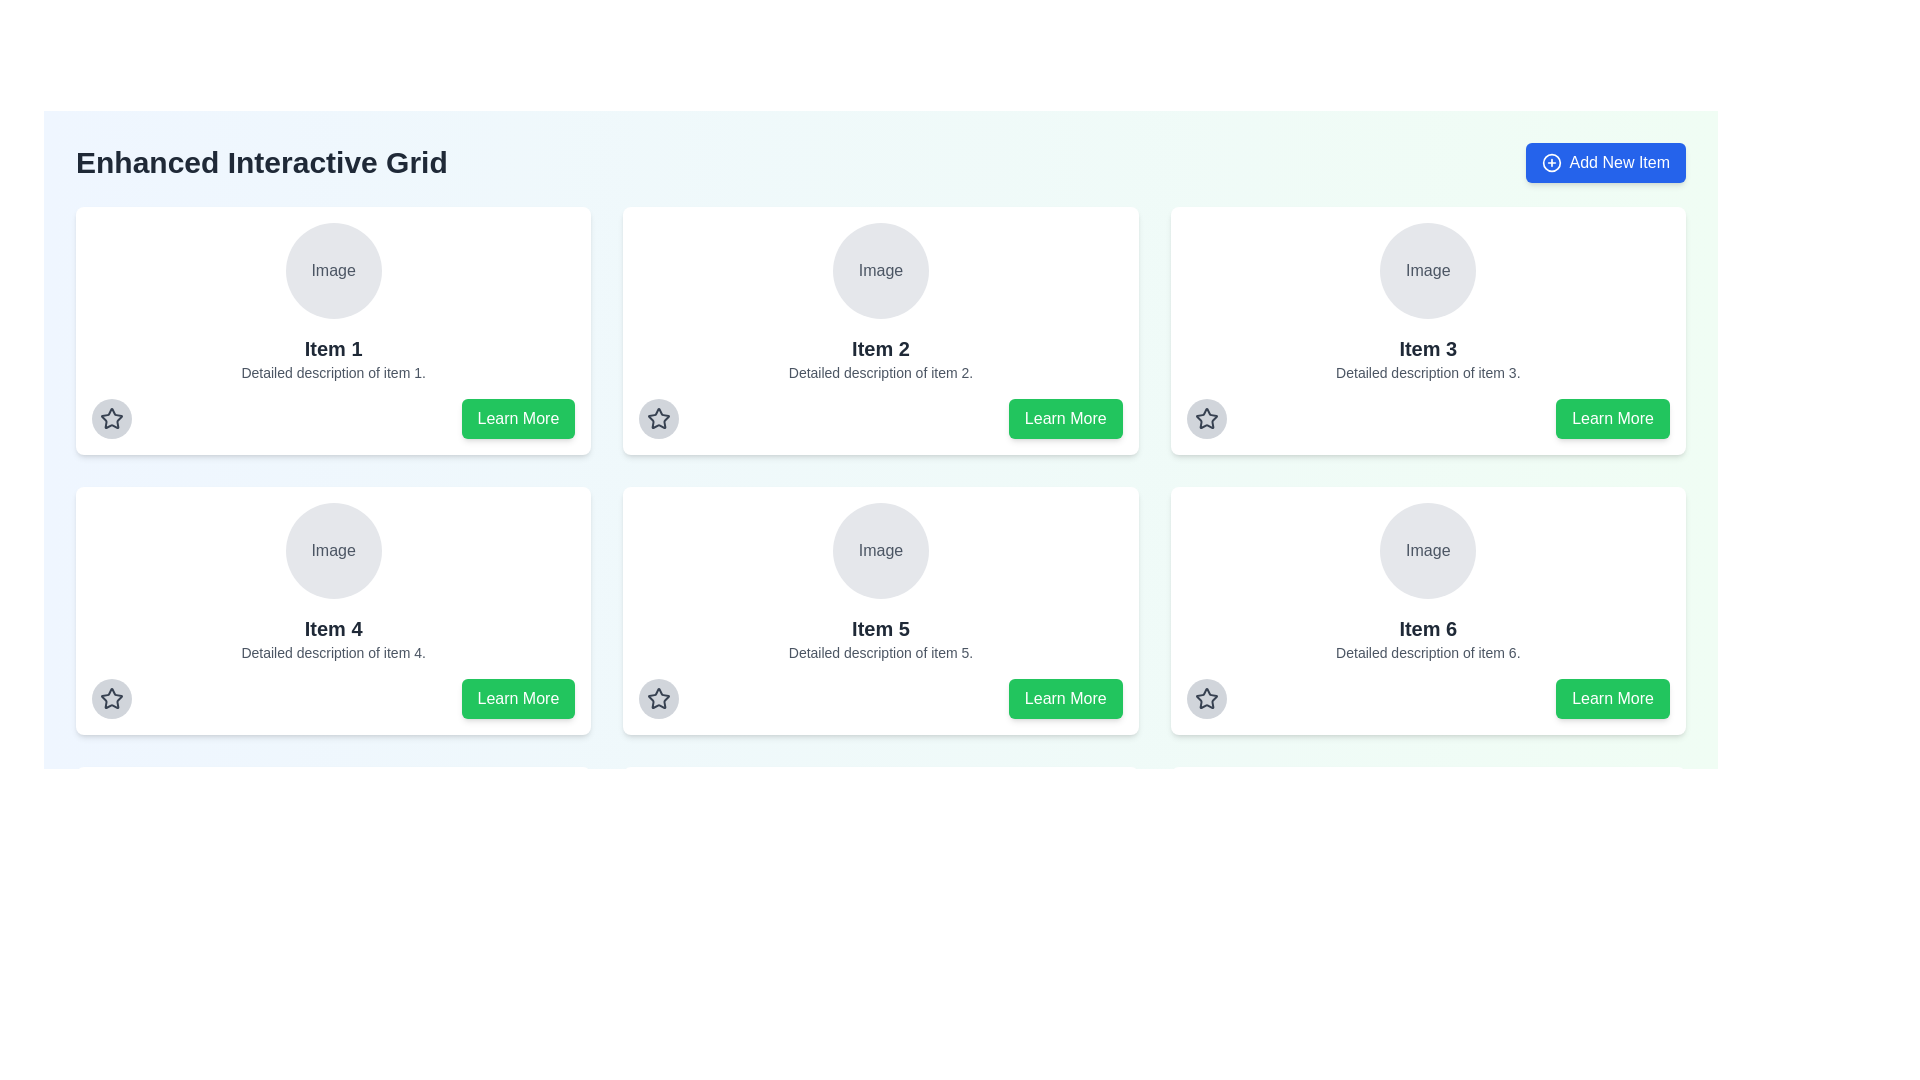 The image size is (1920, 1080). I want to click on the star button located in the top-left corner of the card for 'Item 1', so click(110, 418).